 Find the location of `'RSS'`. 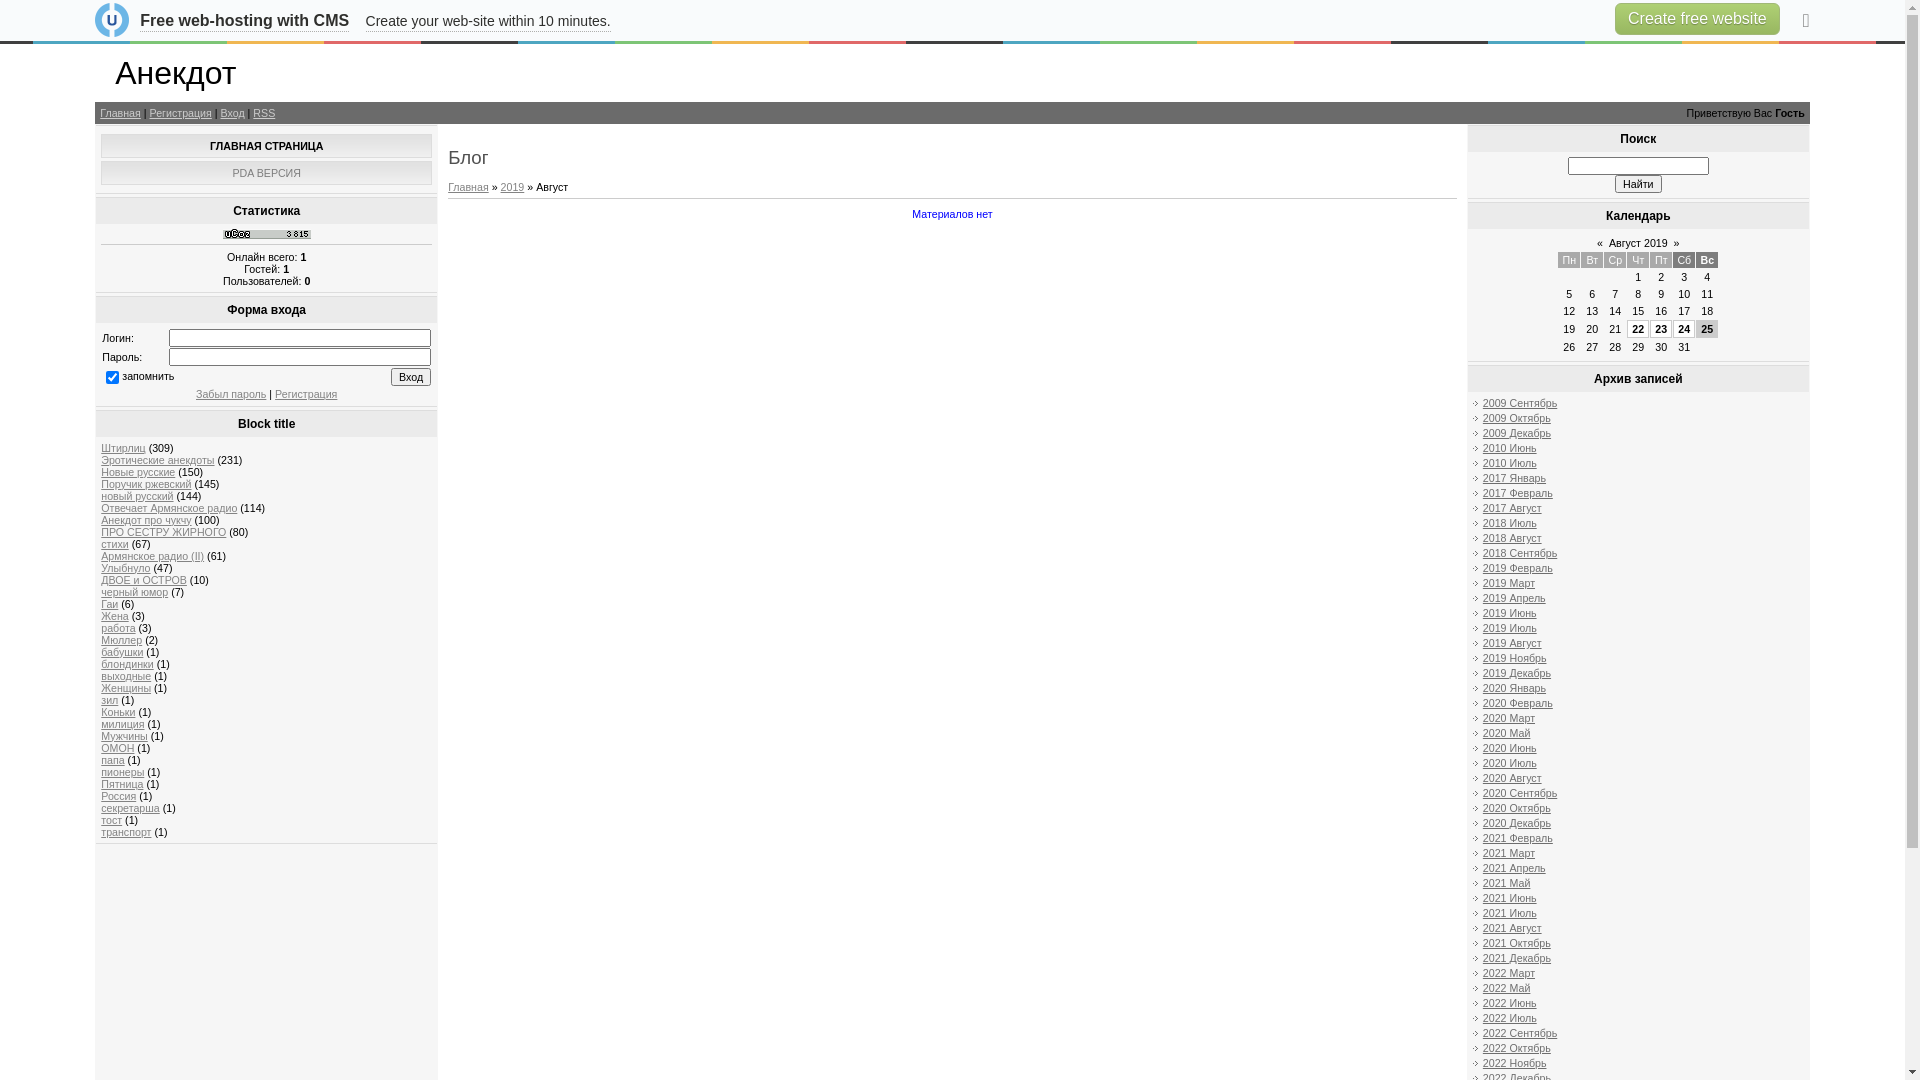

'RSS' is located at coordinates (252, 112).